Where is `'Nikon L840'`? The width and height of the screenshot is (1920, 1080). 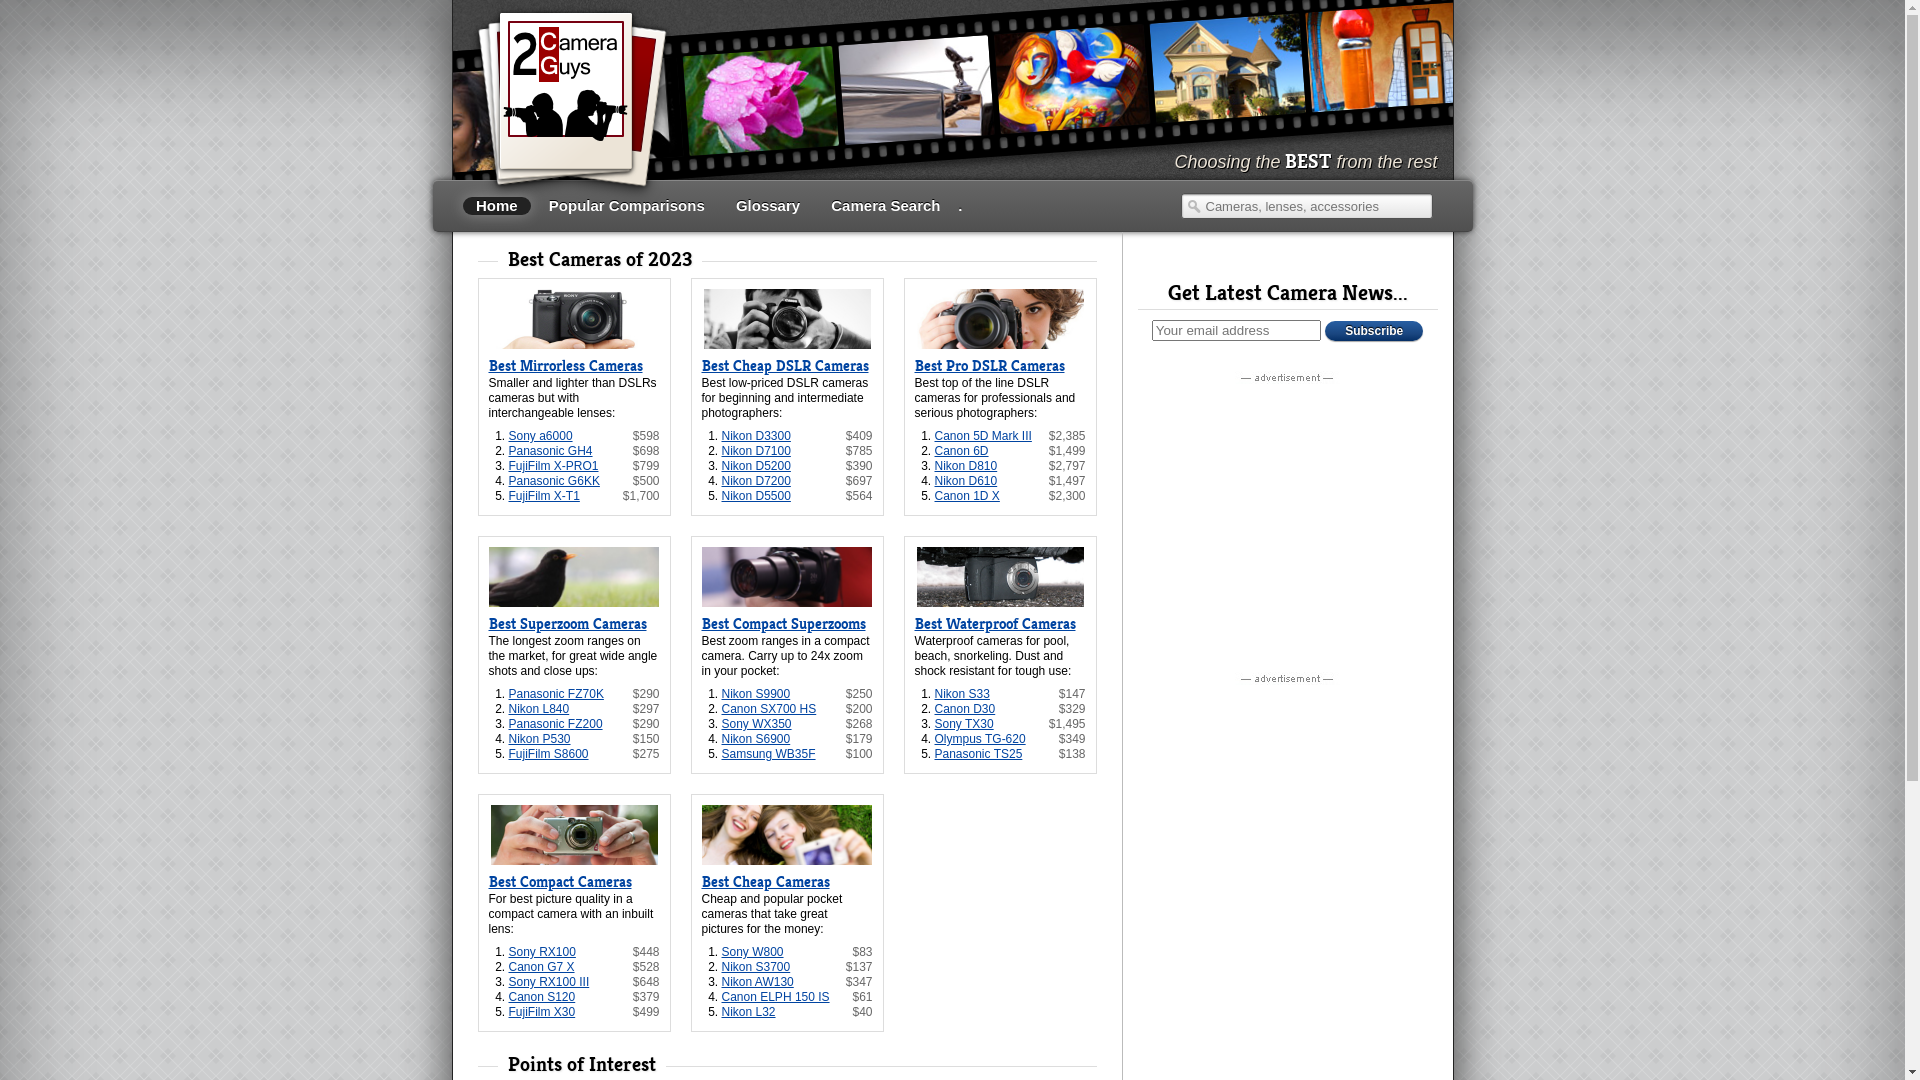
'Nikon L840' is located at coordinates (538, 708).